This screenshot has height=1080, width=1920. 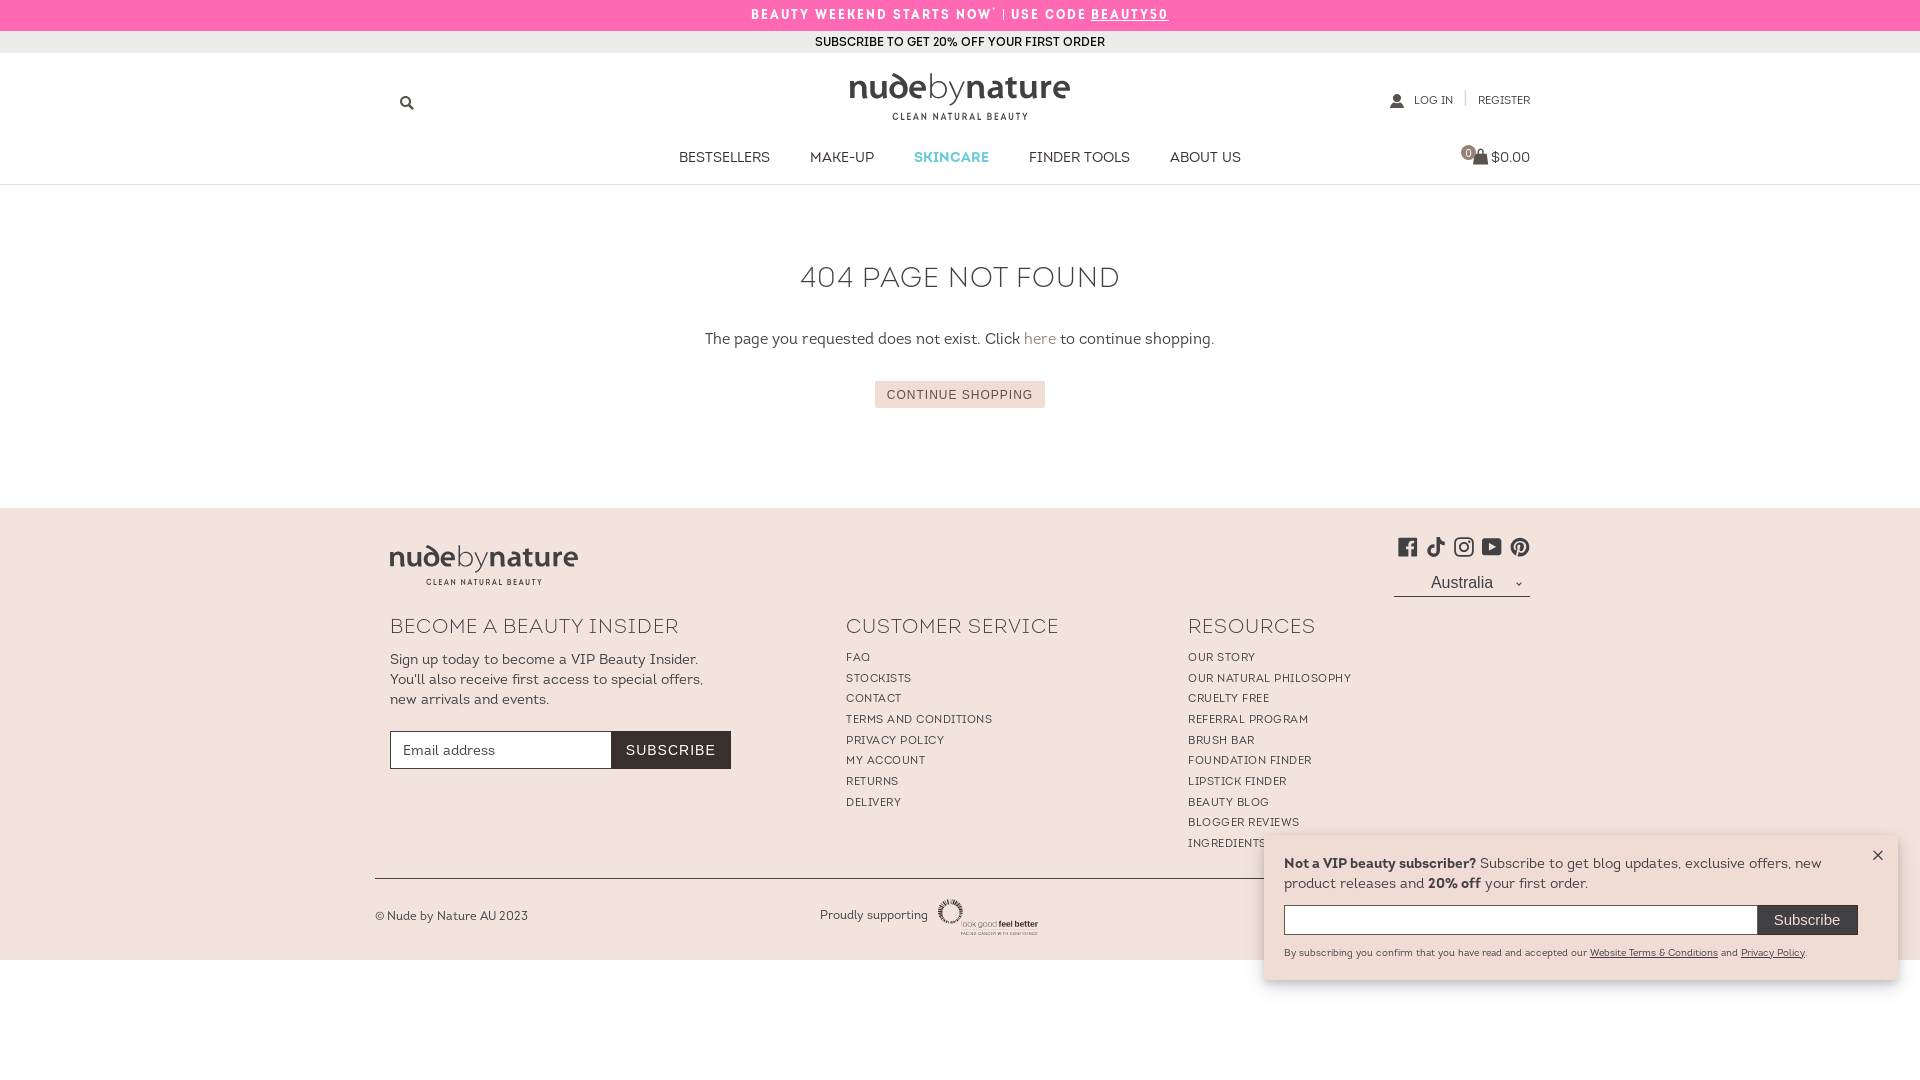 I want to click on 'MY ACCOUNT', so click(x=884, y=761).